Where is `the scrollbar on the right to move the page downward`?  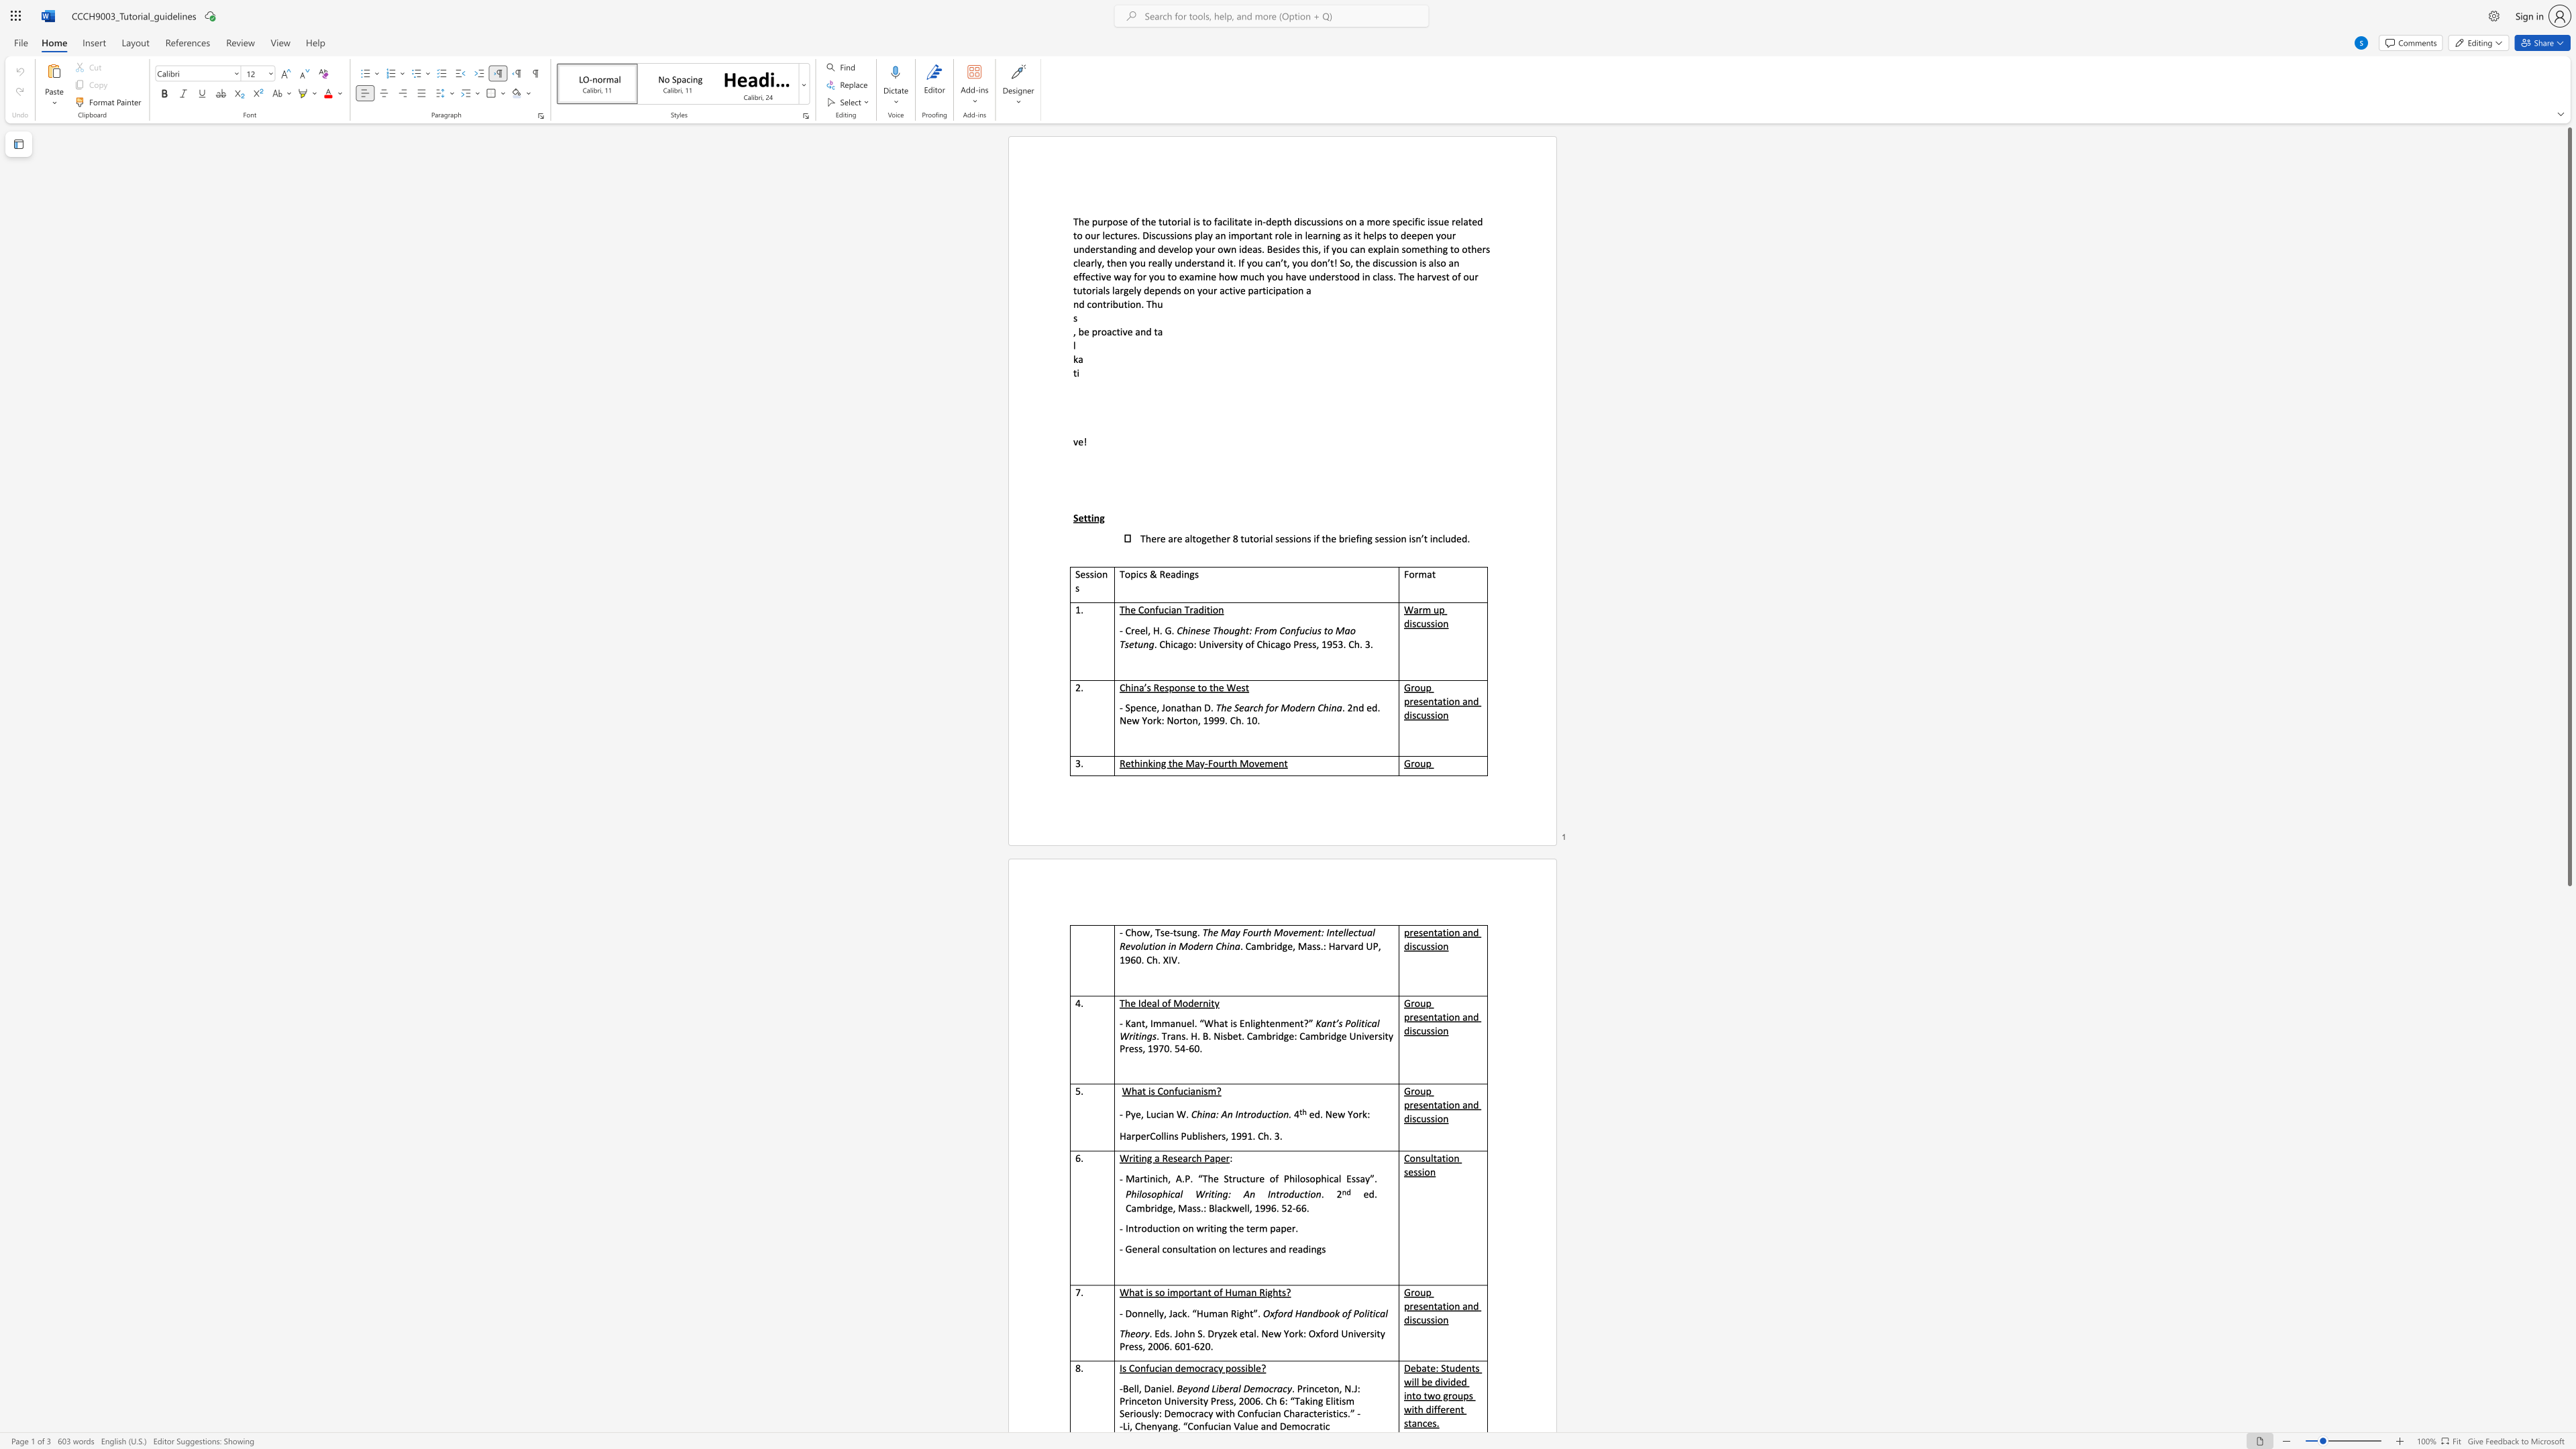
the scrollbar on the right to move the page downward is located at coordinates (2568, 1226).